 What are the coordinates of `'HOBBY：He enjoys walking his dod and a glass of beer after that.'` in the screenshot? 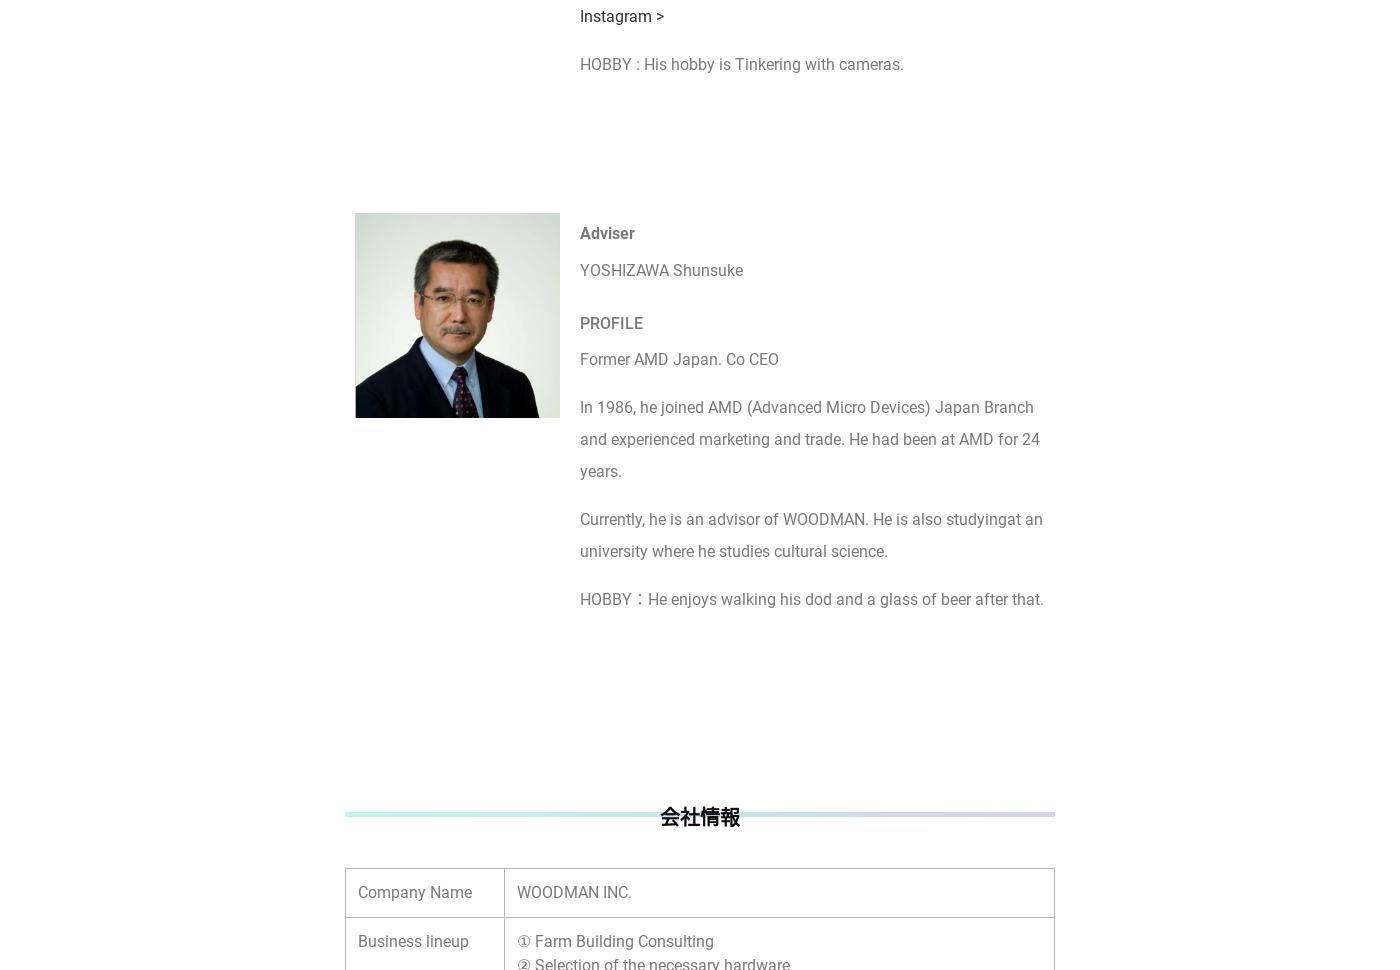 It's located at (812, 599).